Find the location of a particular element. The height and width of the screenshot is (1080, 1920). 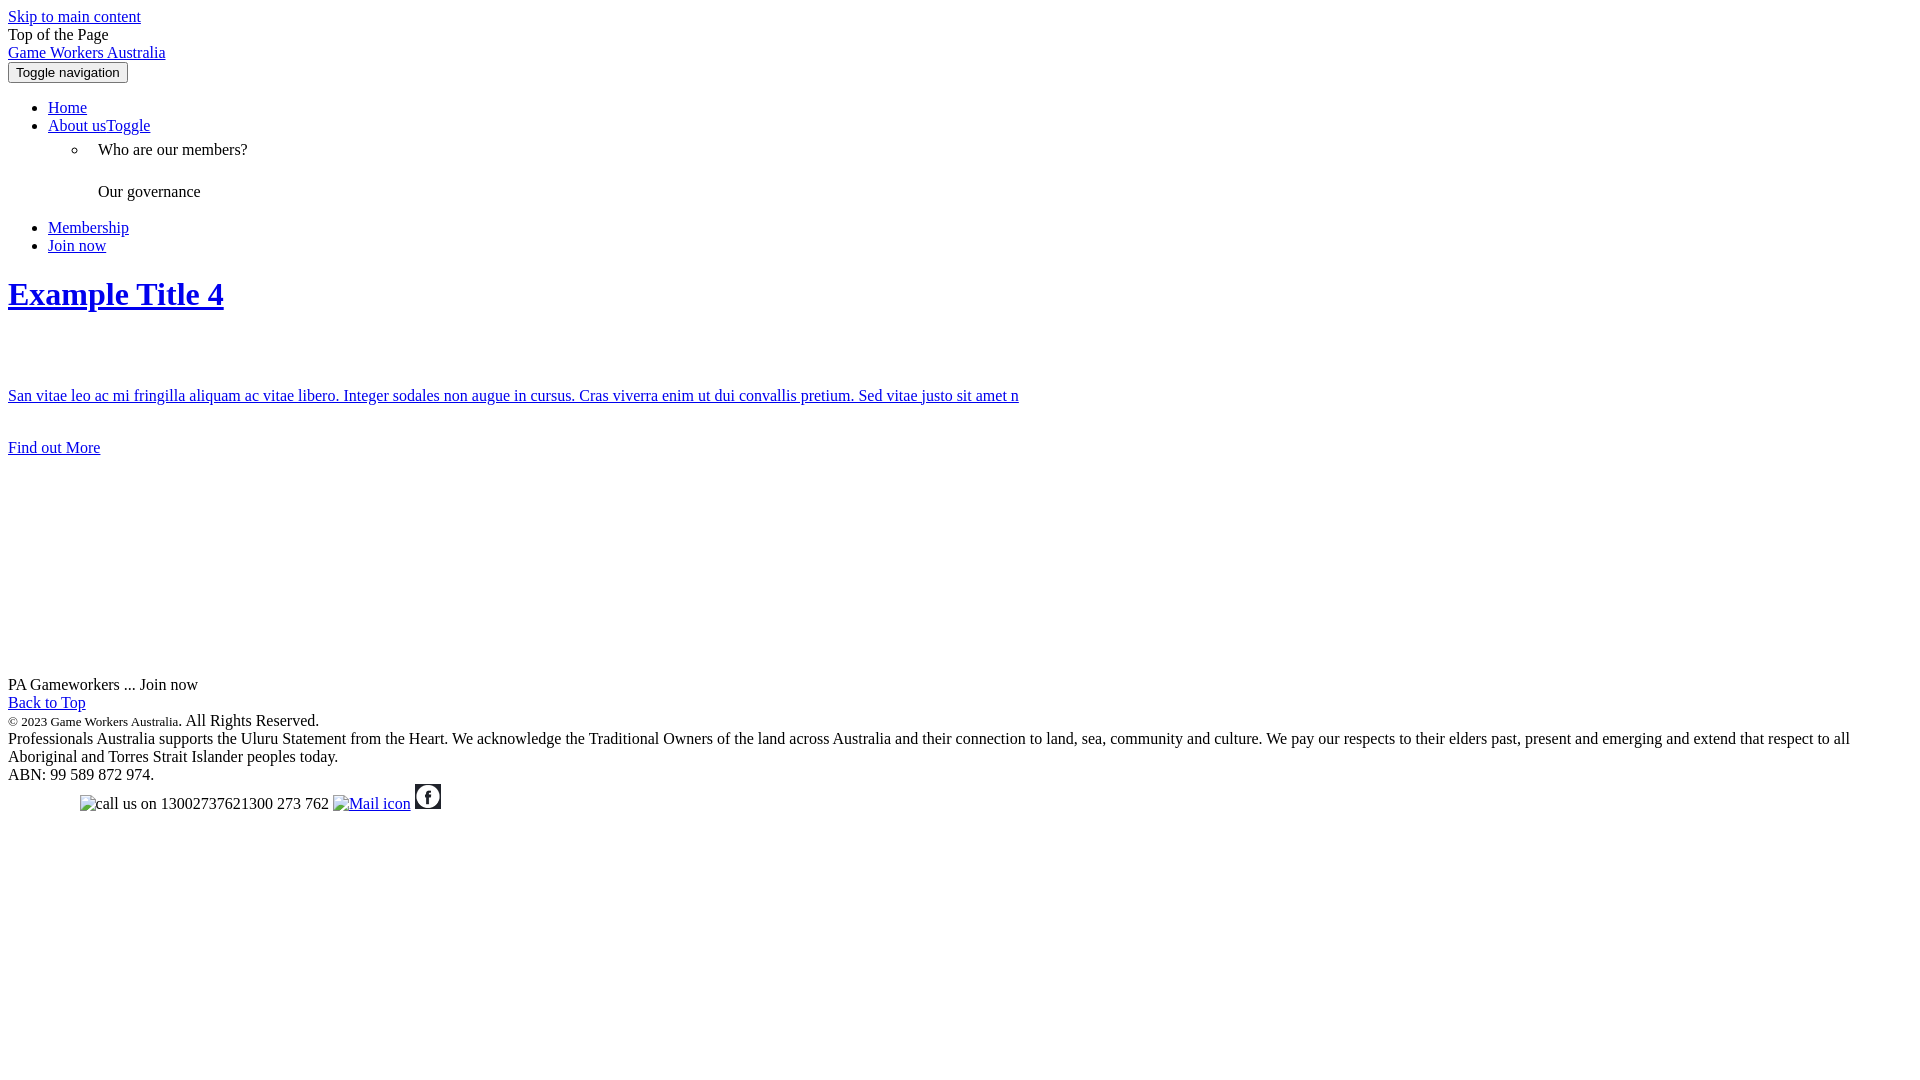

'Join now' is located at coordinates (76, 244).